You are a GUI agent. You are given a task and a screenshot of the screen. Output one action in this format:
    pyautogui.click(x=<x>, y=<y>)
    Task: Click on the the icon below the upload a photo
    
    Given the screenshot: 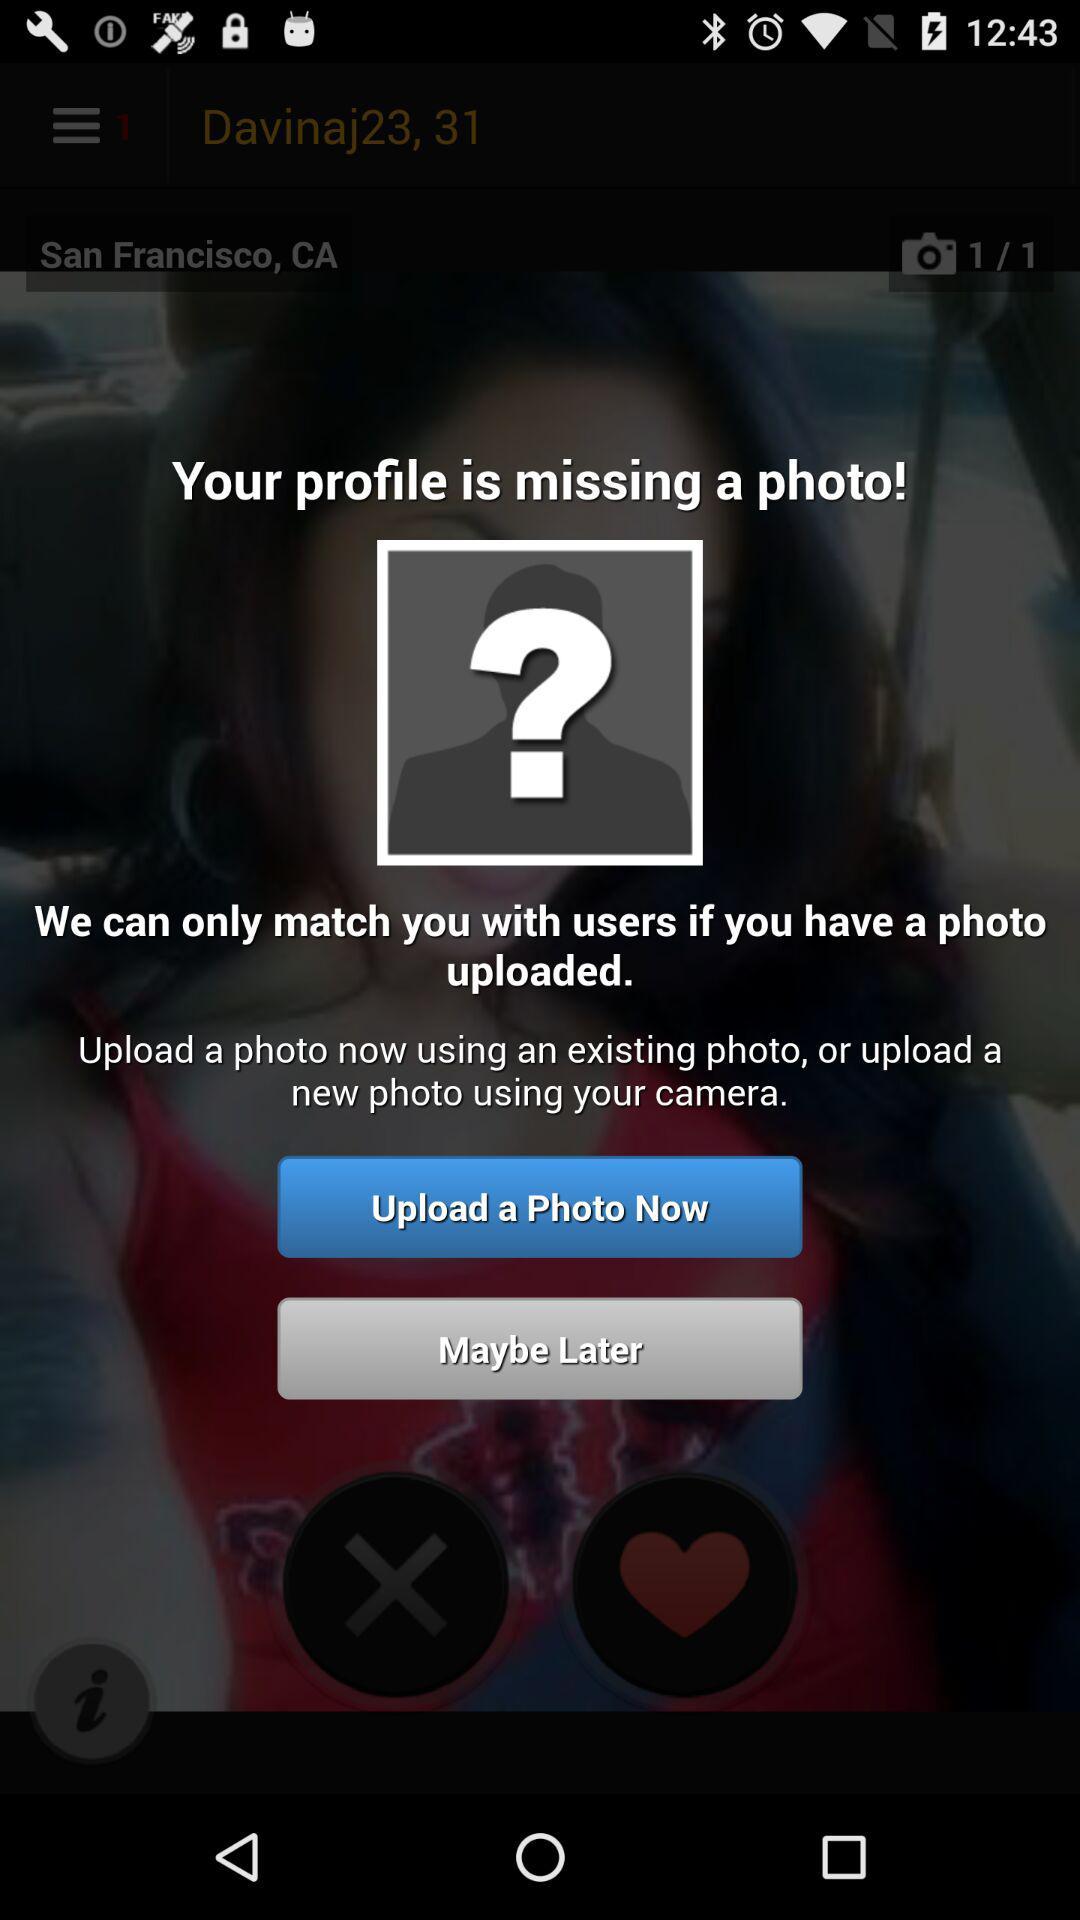 What is the action you would take?
    pyautogui.click(x=540, y=1348)
    